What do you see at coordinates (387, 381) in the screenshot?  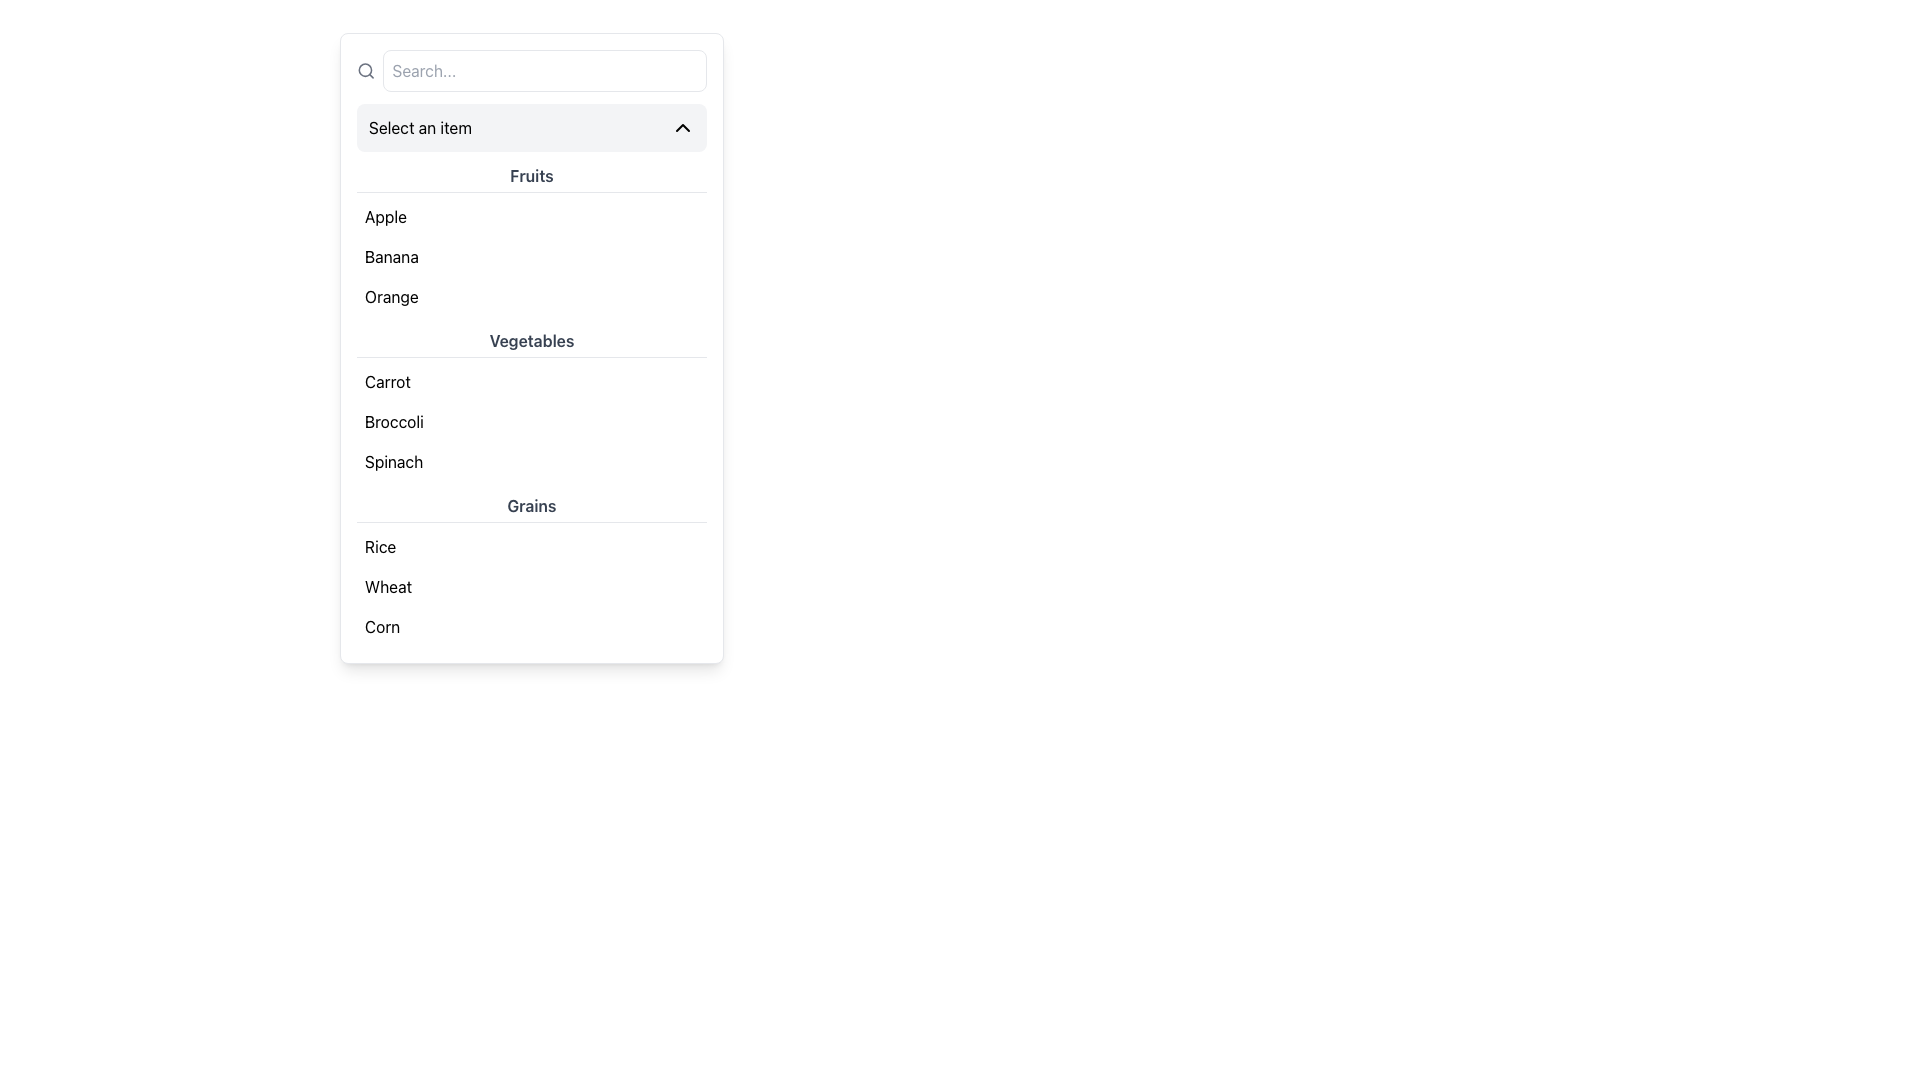 I see `the 'Carrot' text item in the dropdown list under the 'Vegetables' category` at bounding box center [387, 381].